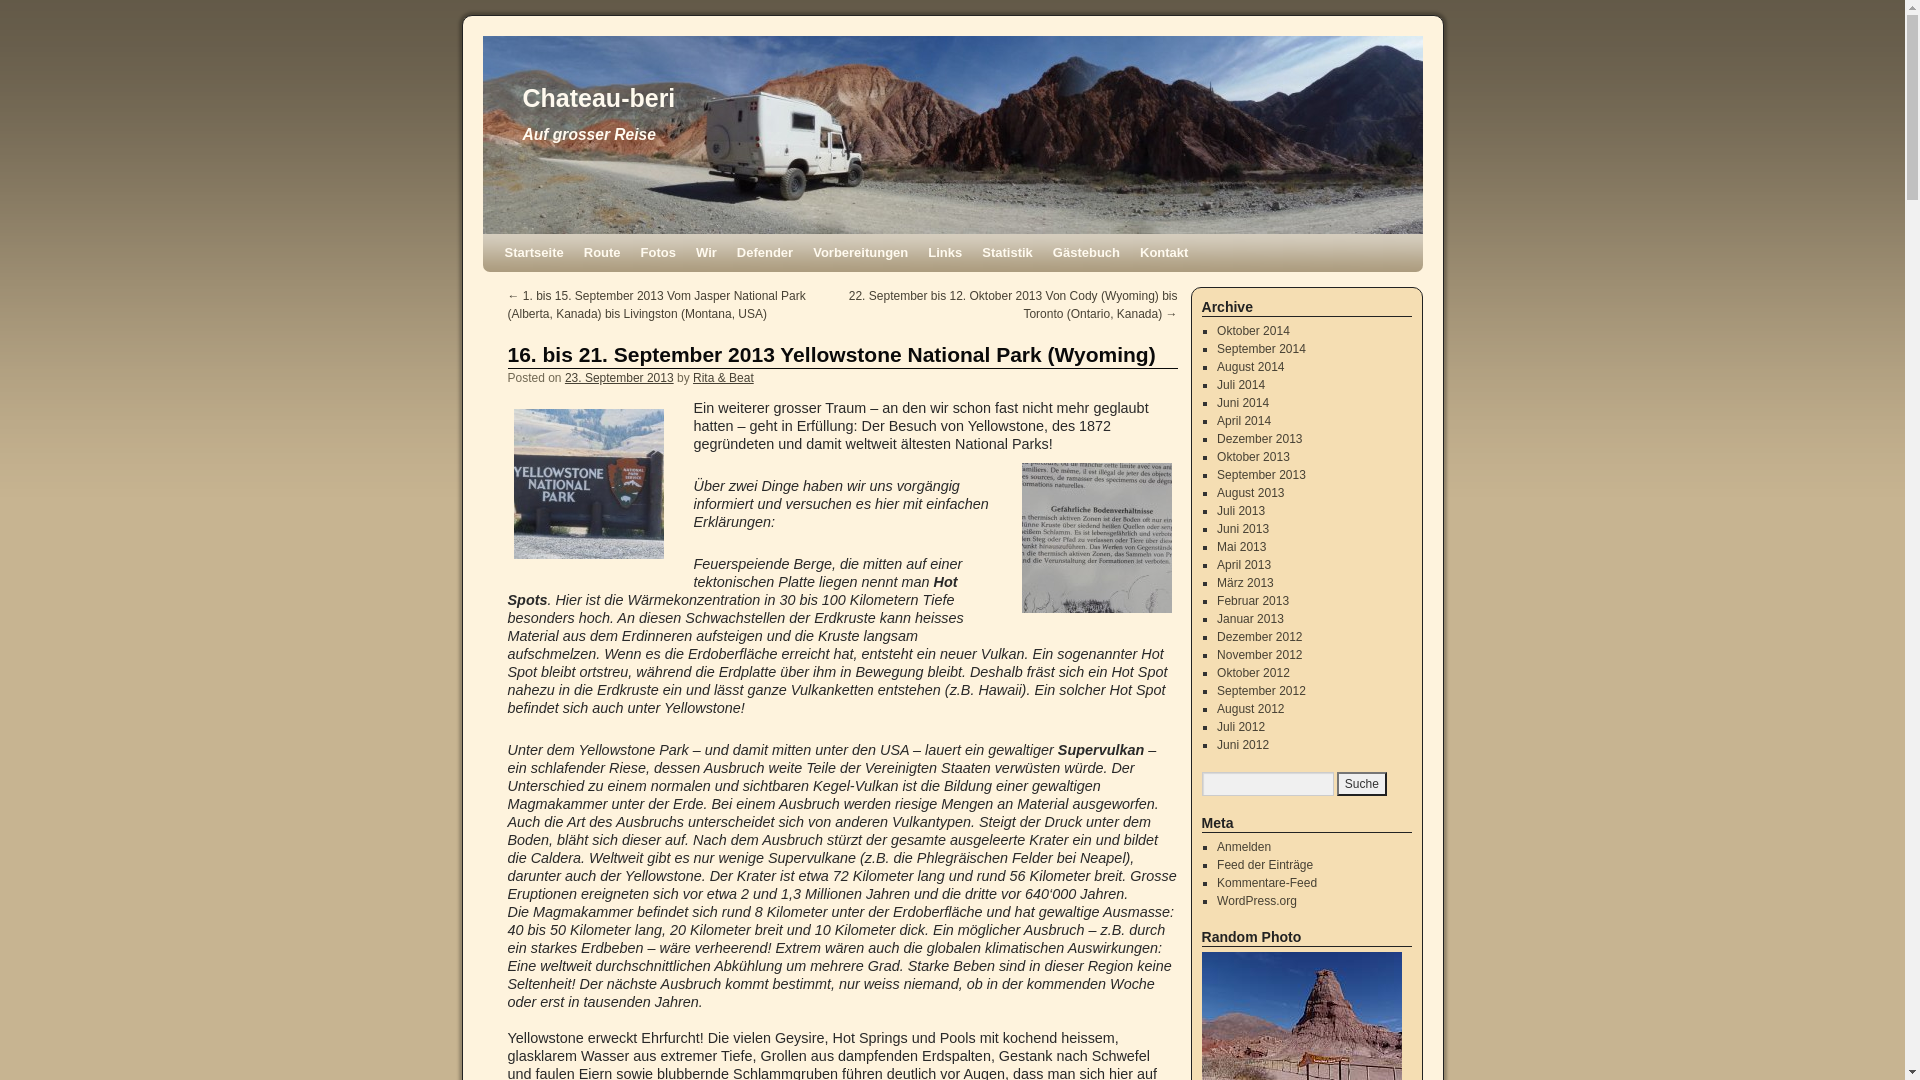 Image resolution: width=1920 pixels, height=1080 pixels. I want to click on 'September 2014', so click(1260, 347).